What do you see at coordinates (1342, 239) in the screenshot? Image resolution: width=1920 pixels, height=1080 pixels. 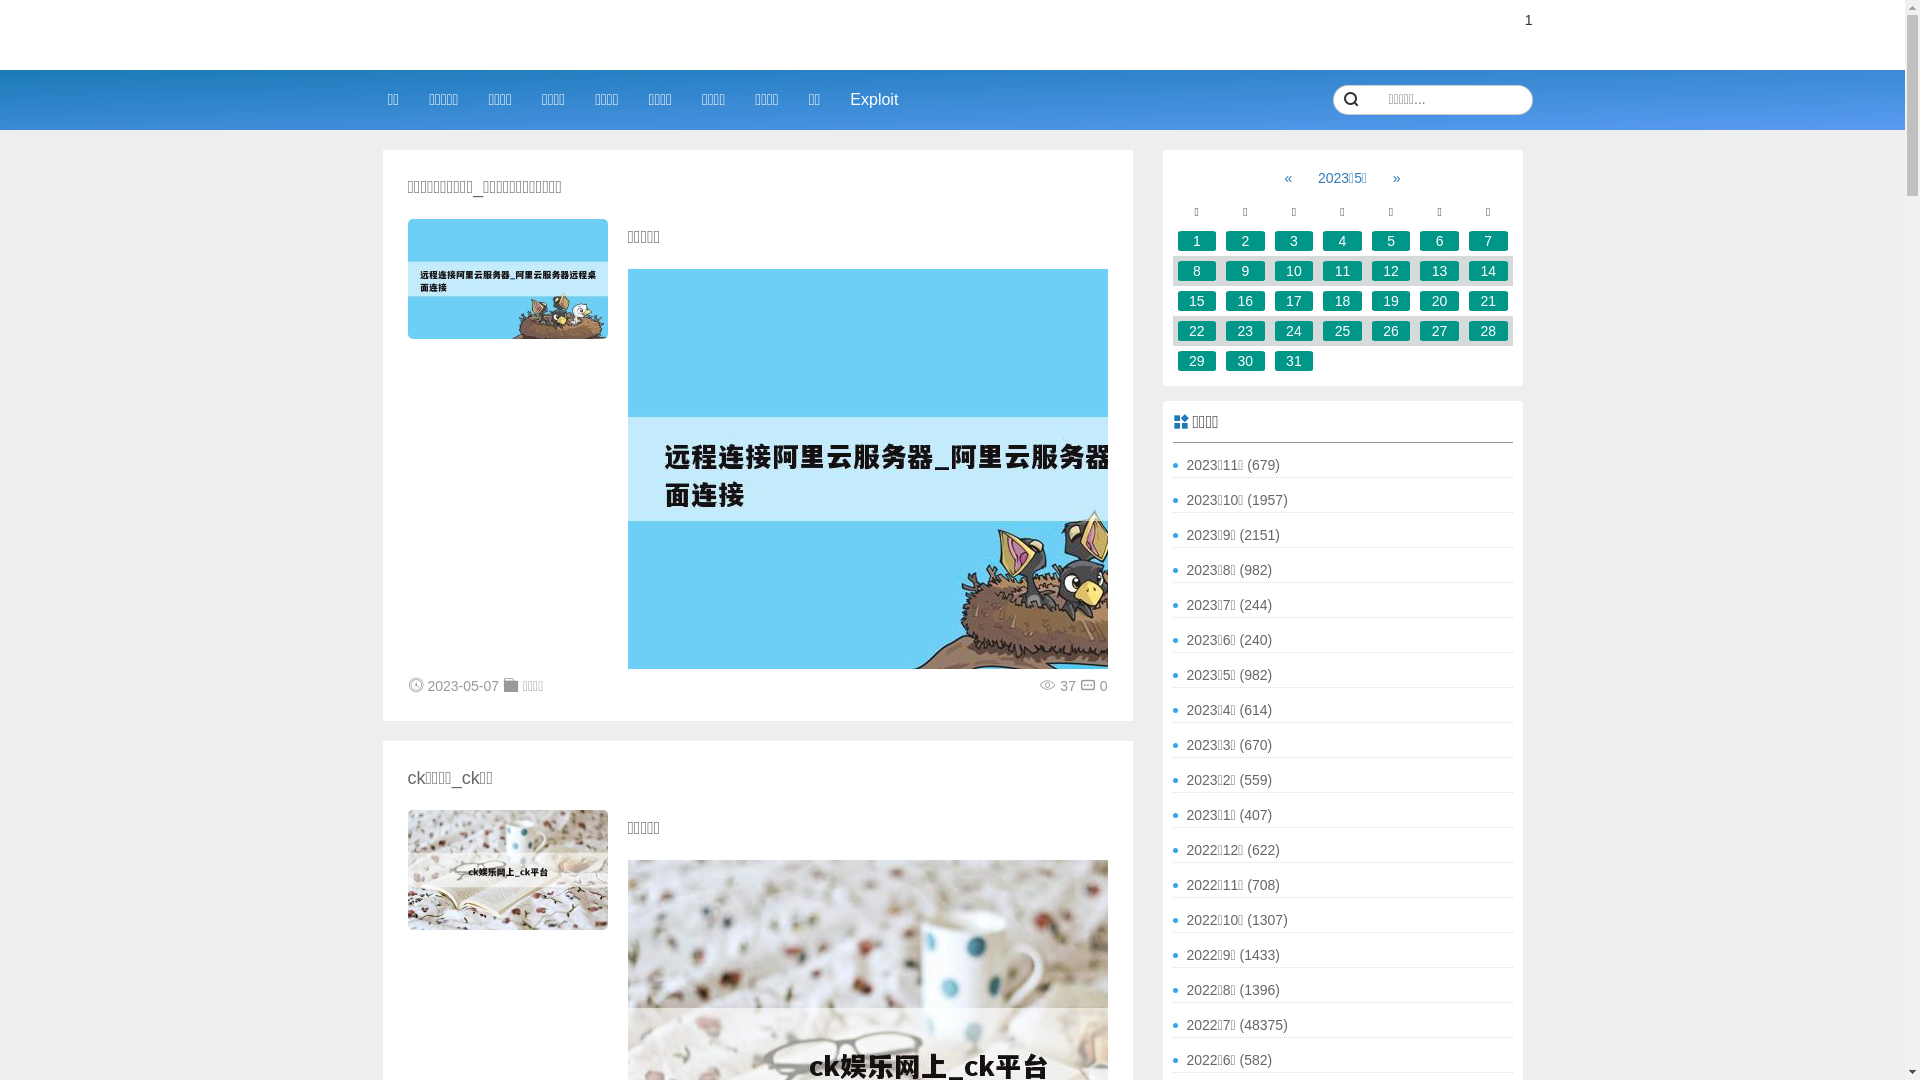 I see `'4'` at bounding box center [1342, 239].